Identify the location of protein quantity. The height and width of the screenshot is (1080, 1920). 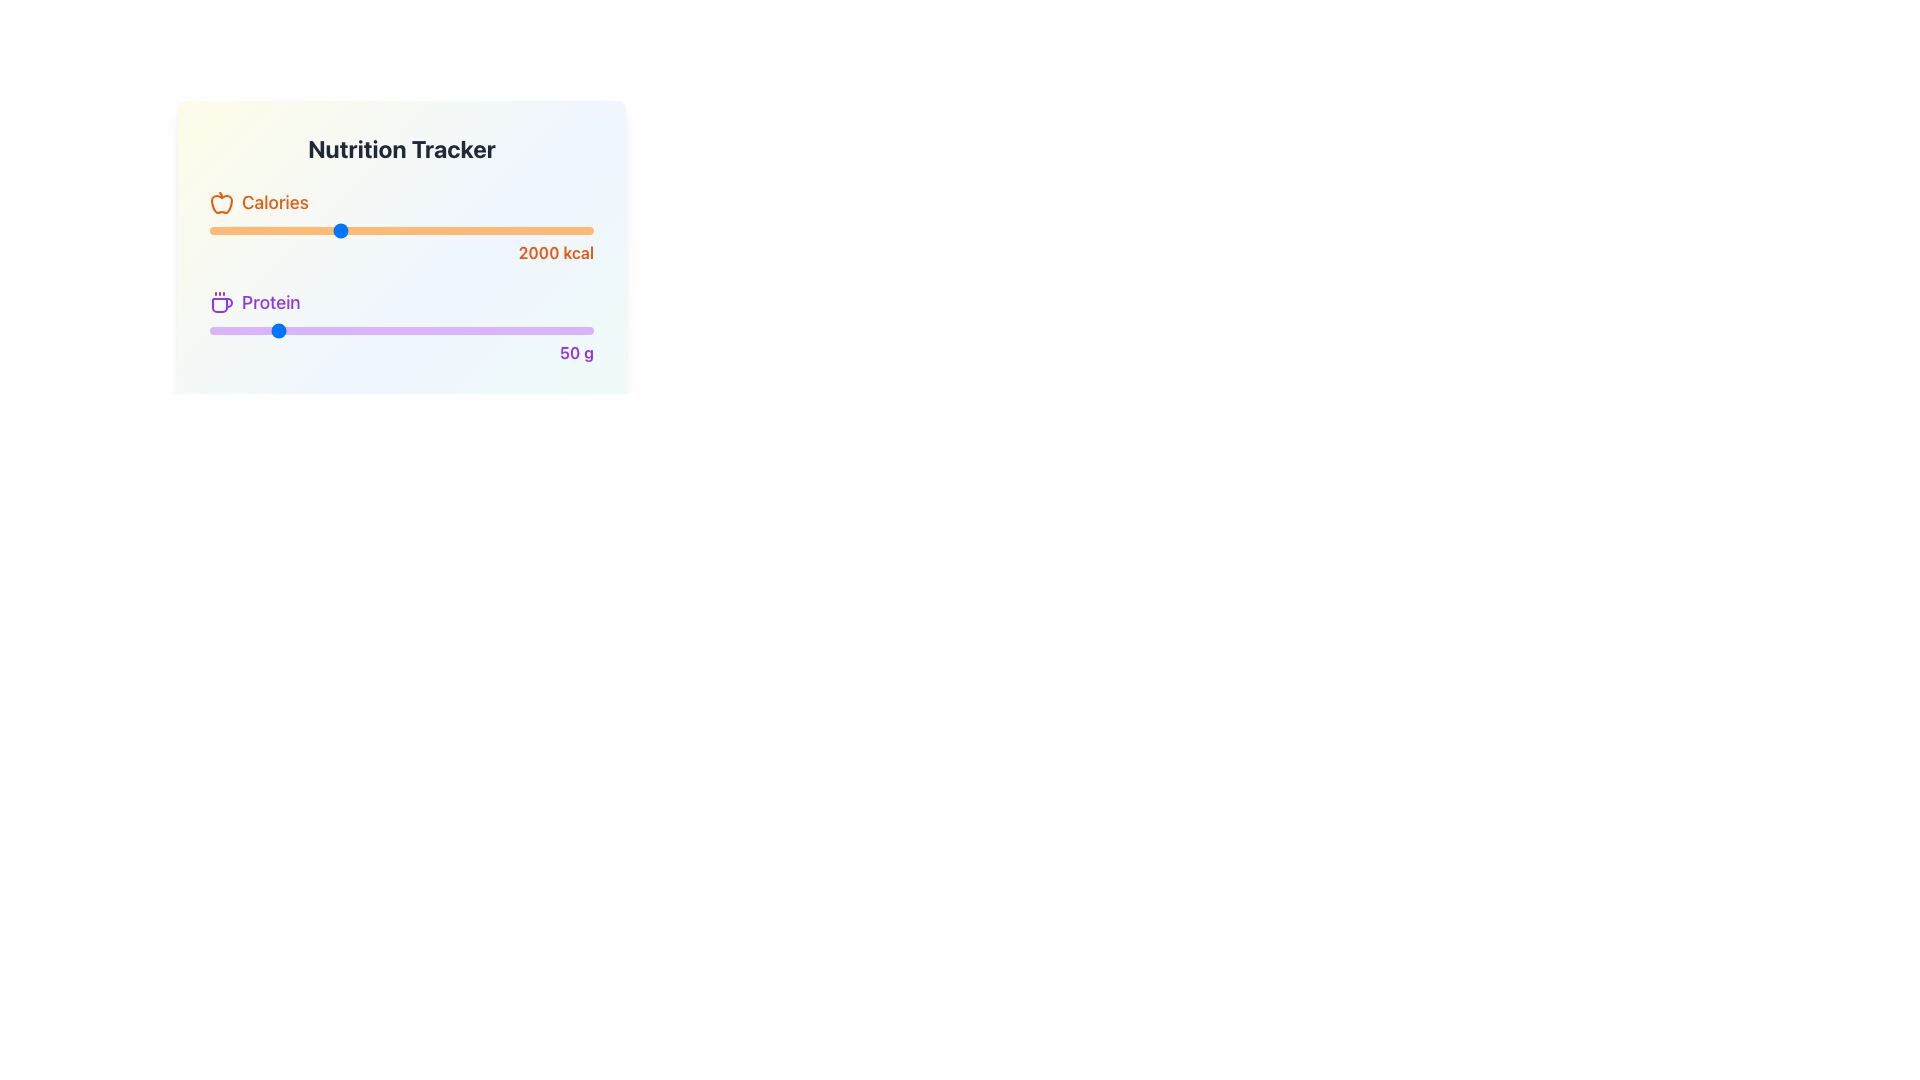
(565, 330).